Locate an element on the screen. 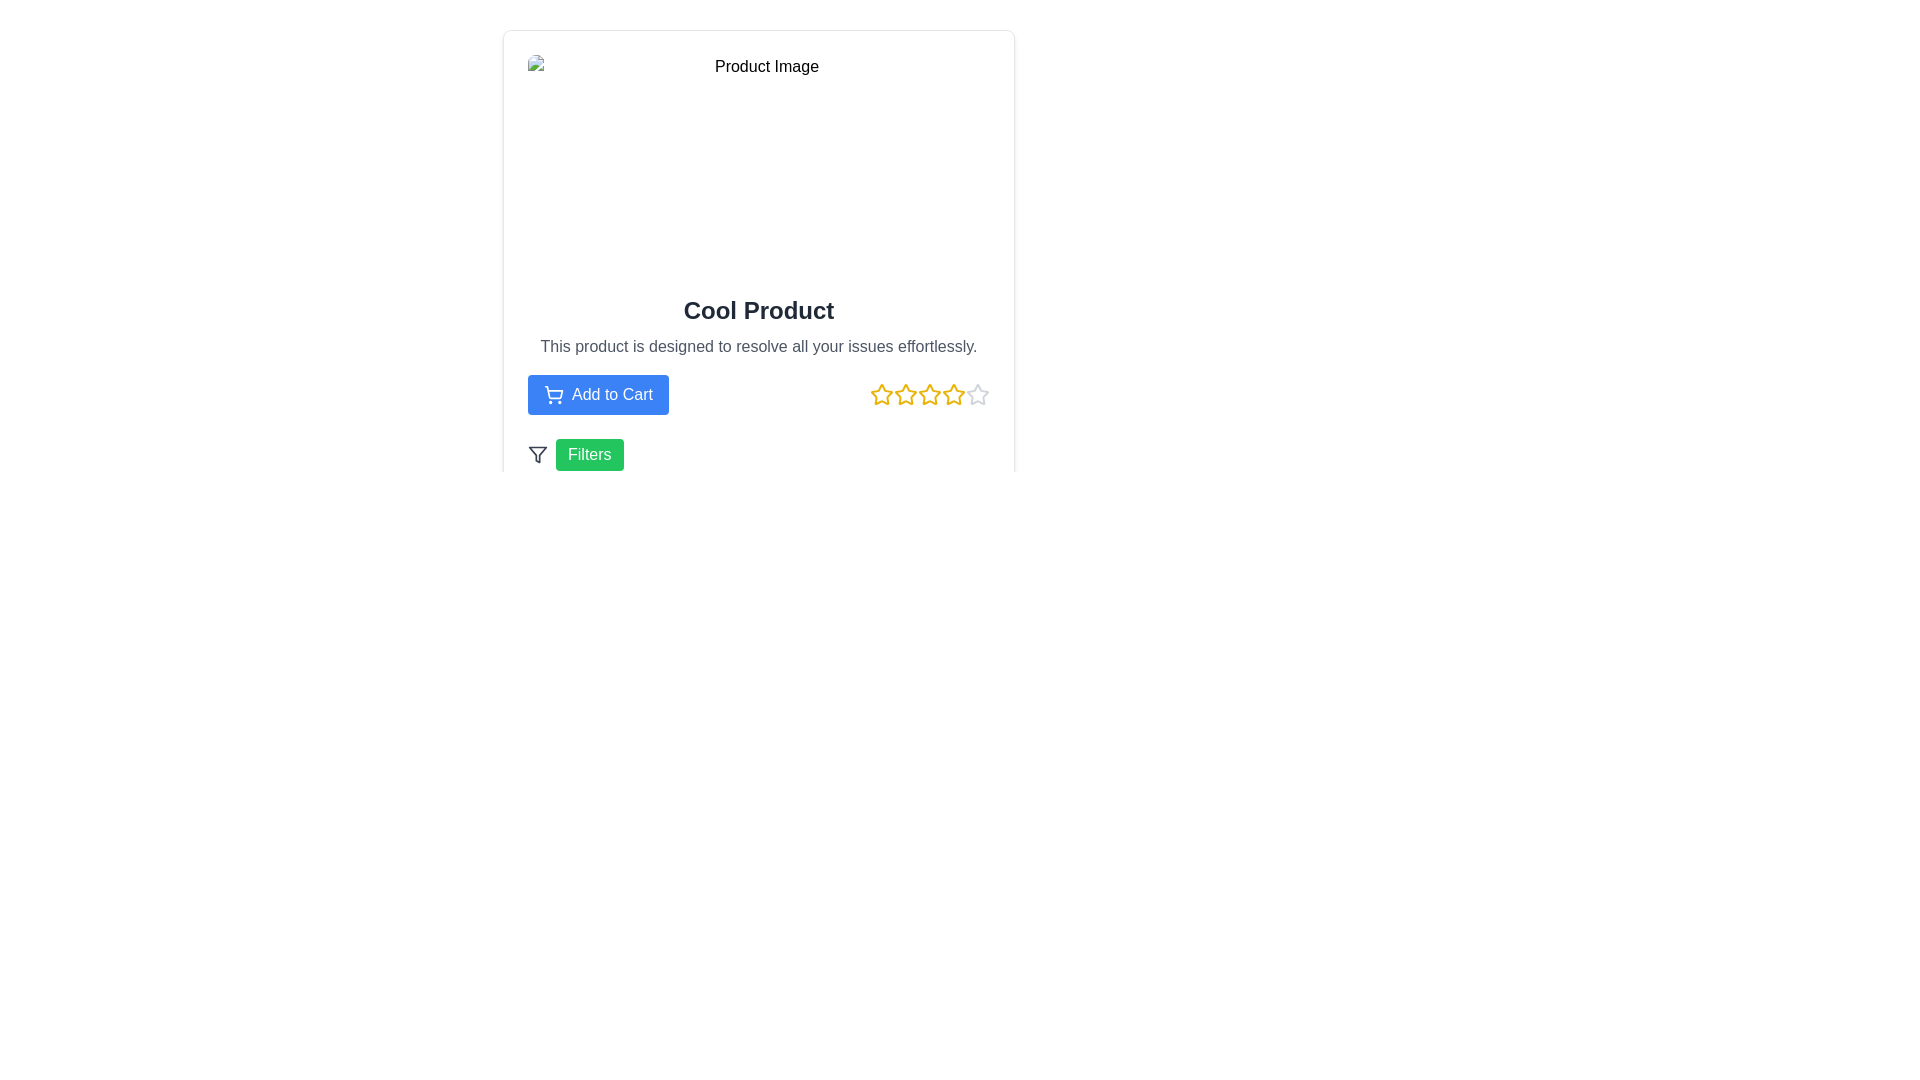 The width and height of the screenshot is (1920, 1080). the fifth star icon in the star rating system is located at coordinates (978, 394).